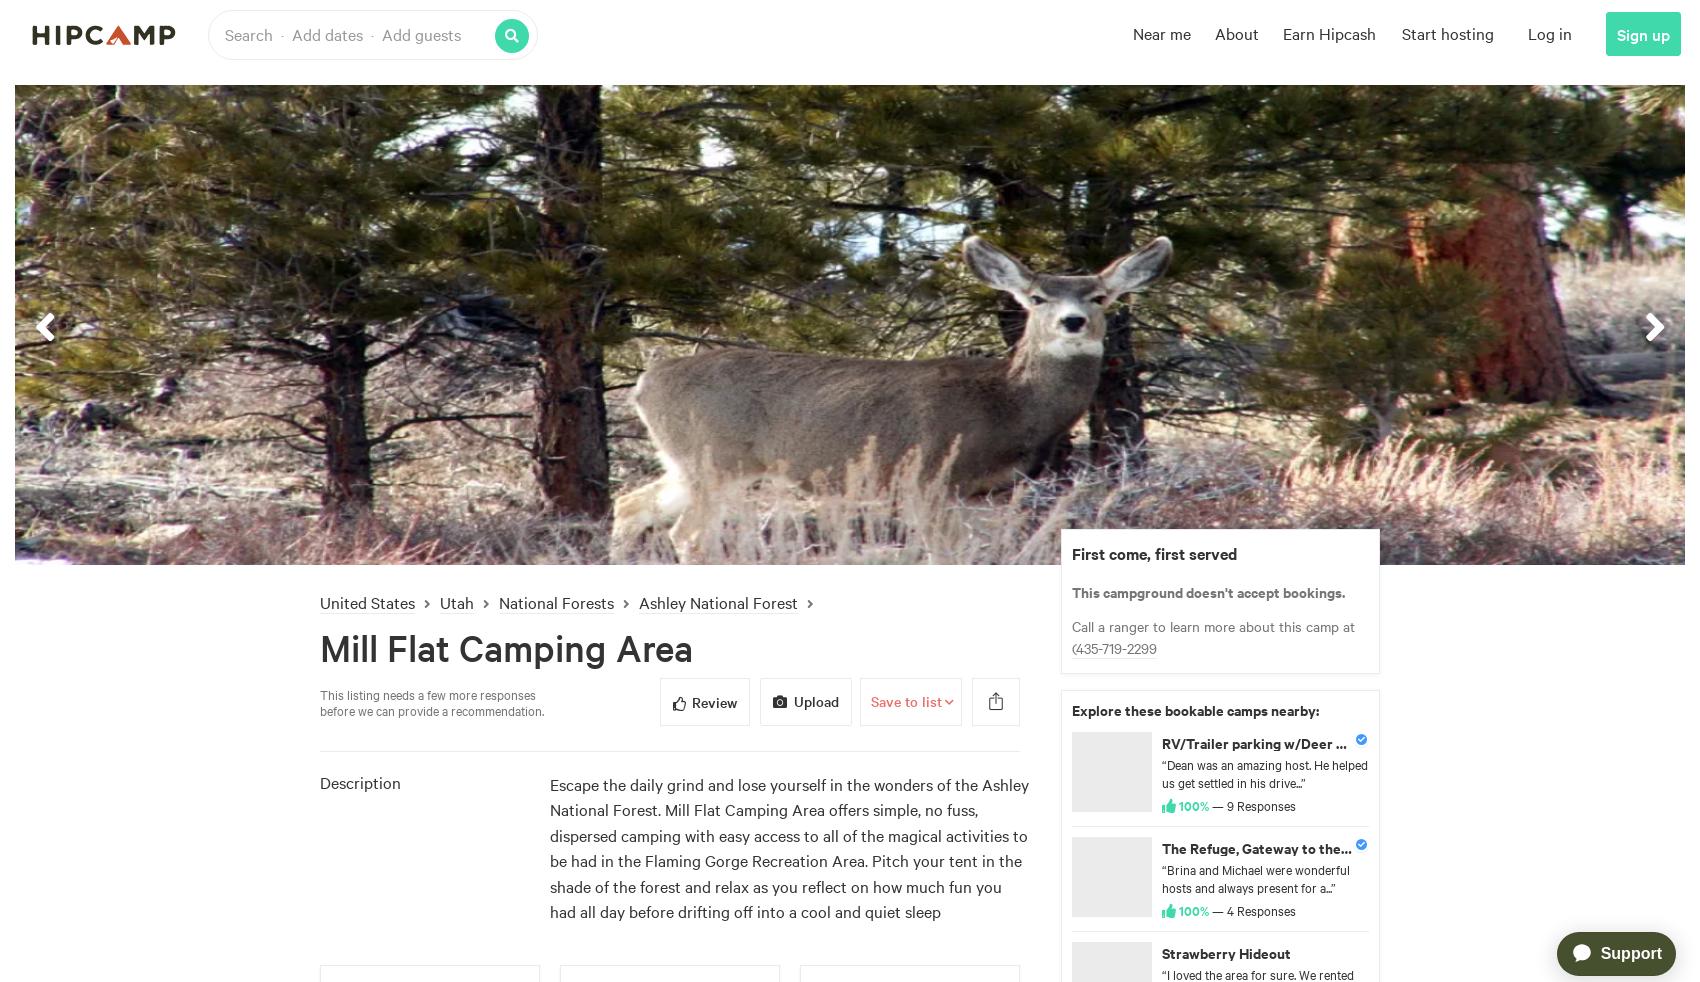 This screenshot has height=982, width=1700. What do you see at coordinates (428, 691) in the screenshot?
I see `'This listing needs a few more responses'` at bounding box center [428, 691].